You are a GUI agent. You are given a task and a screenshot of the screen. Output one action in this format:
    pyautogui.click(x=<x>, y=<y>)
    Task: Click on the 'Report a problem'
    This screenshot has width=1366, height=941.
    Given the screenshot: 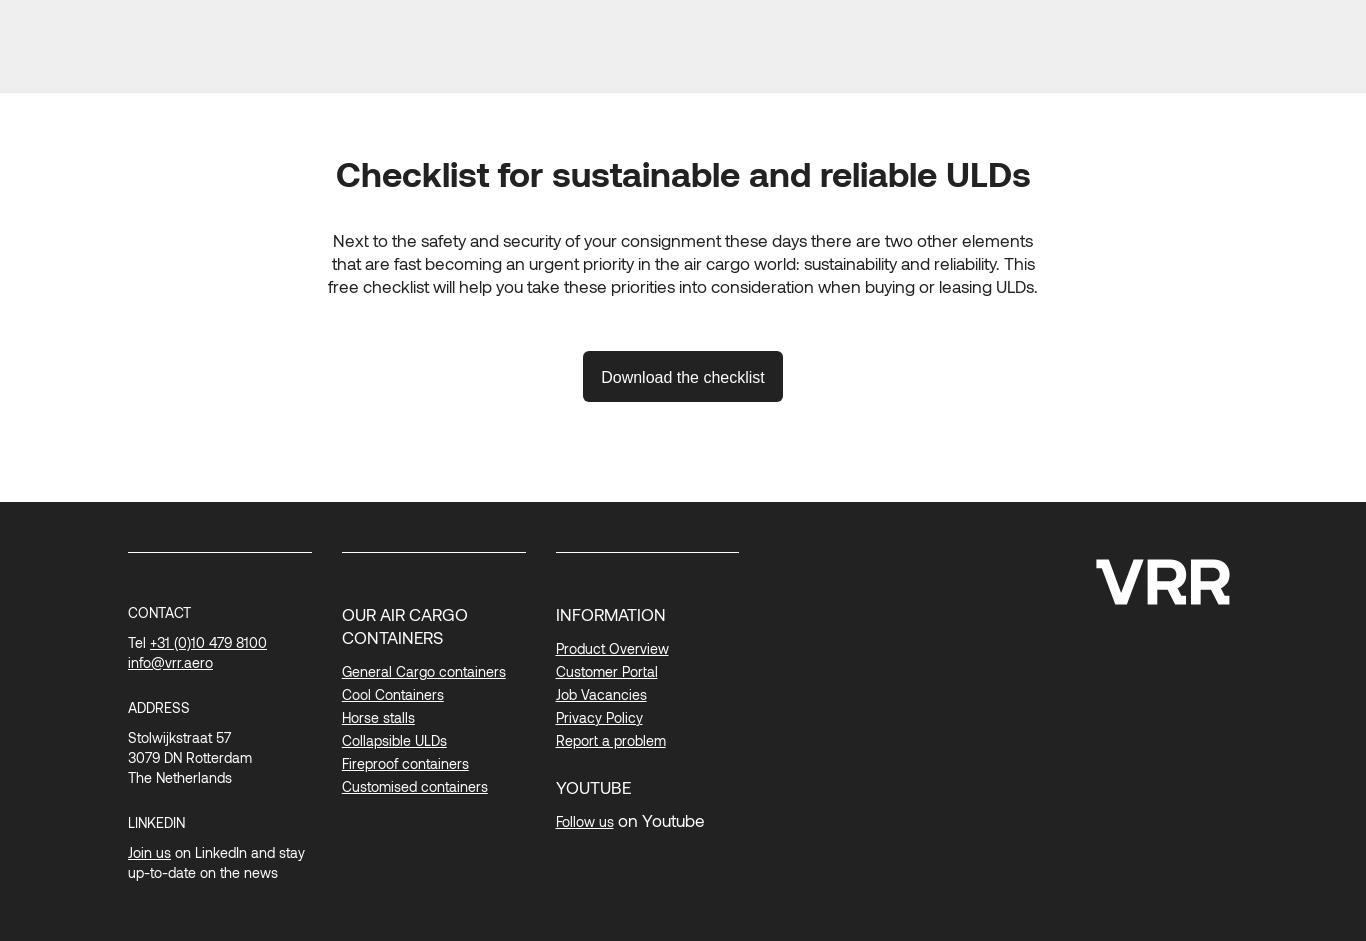 What is the action you would take?
    pyautogui.click(x=555, y=738)
    